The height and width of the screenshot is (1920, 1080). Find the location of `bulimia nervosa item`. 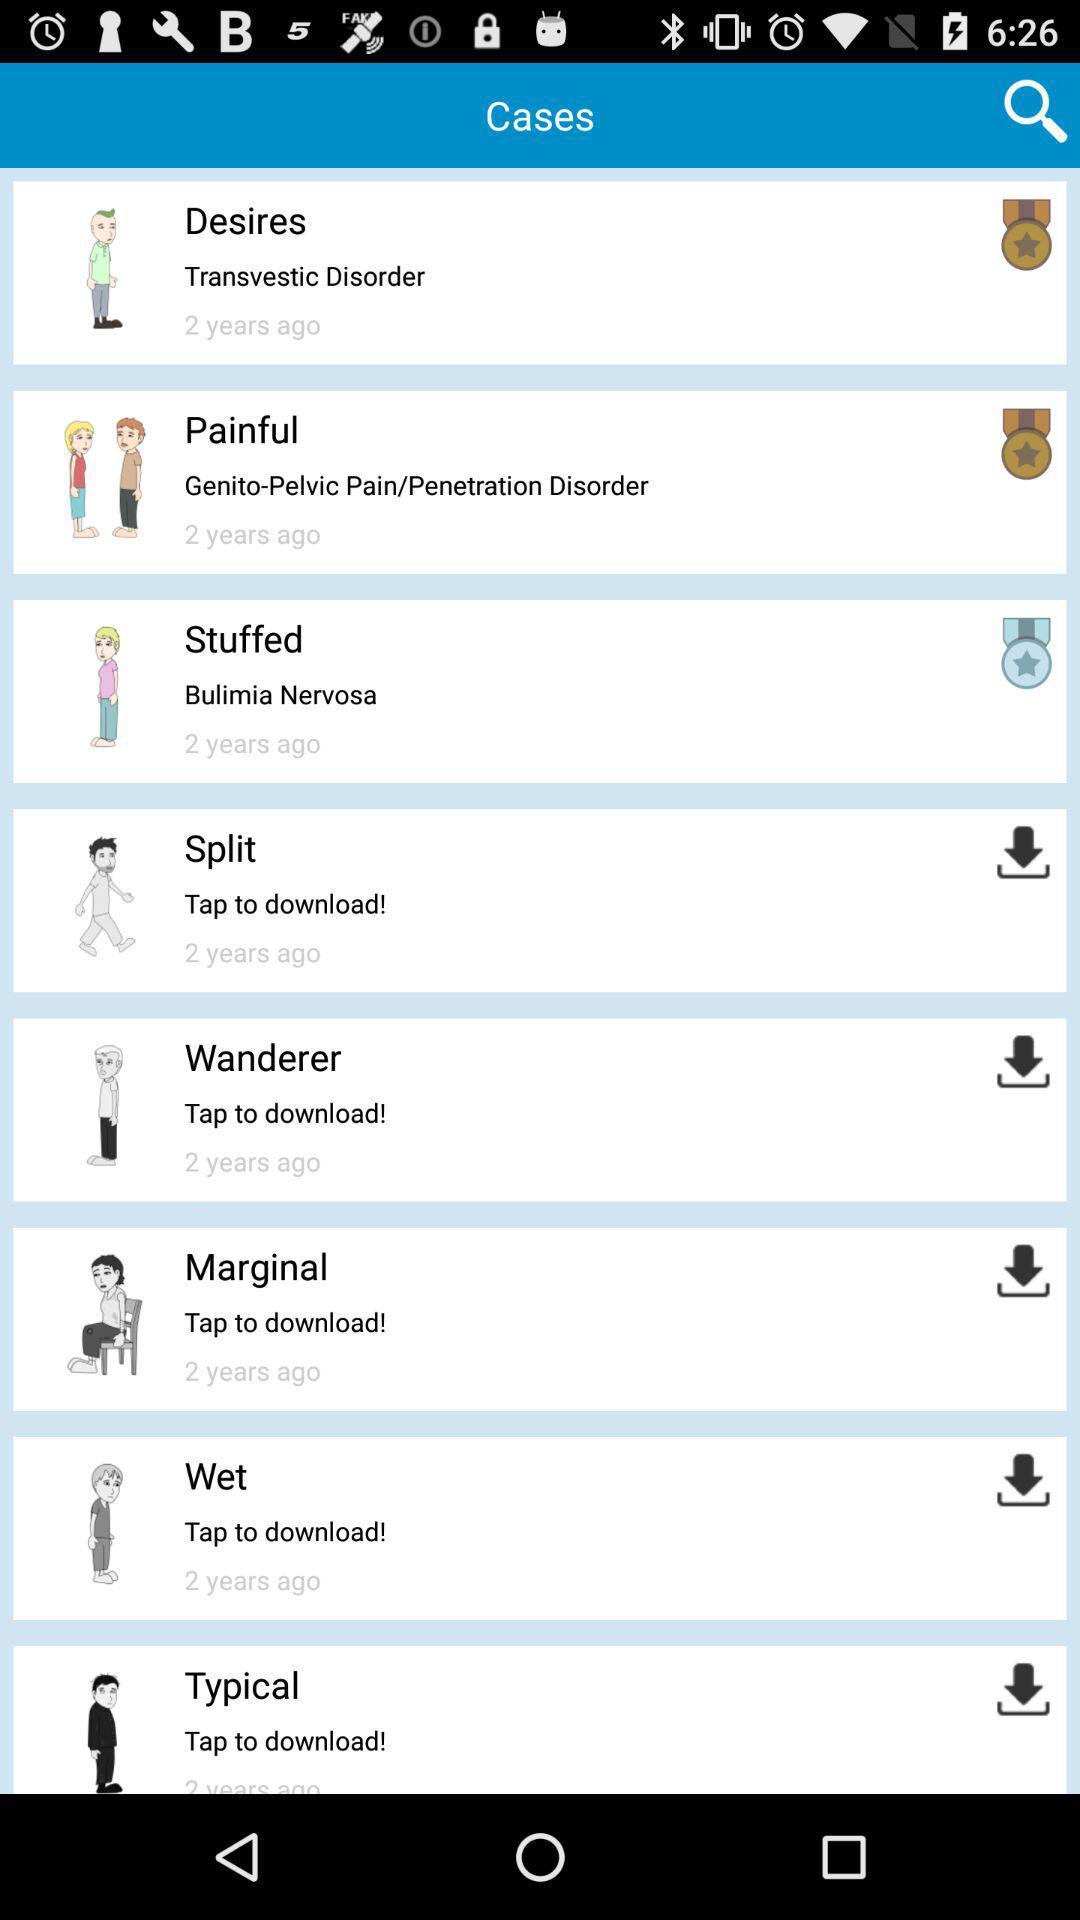

bulimia nervosa item is located at coordinates (280, 694).